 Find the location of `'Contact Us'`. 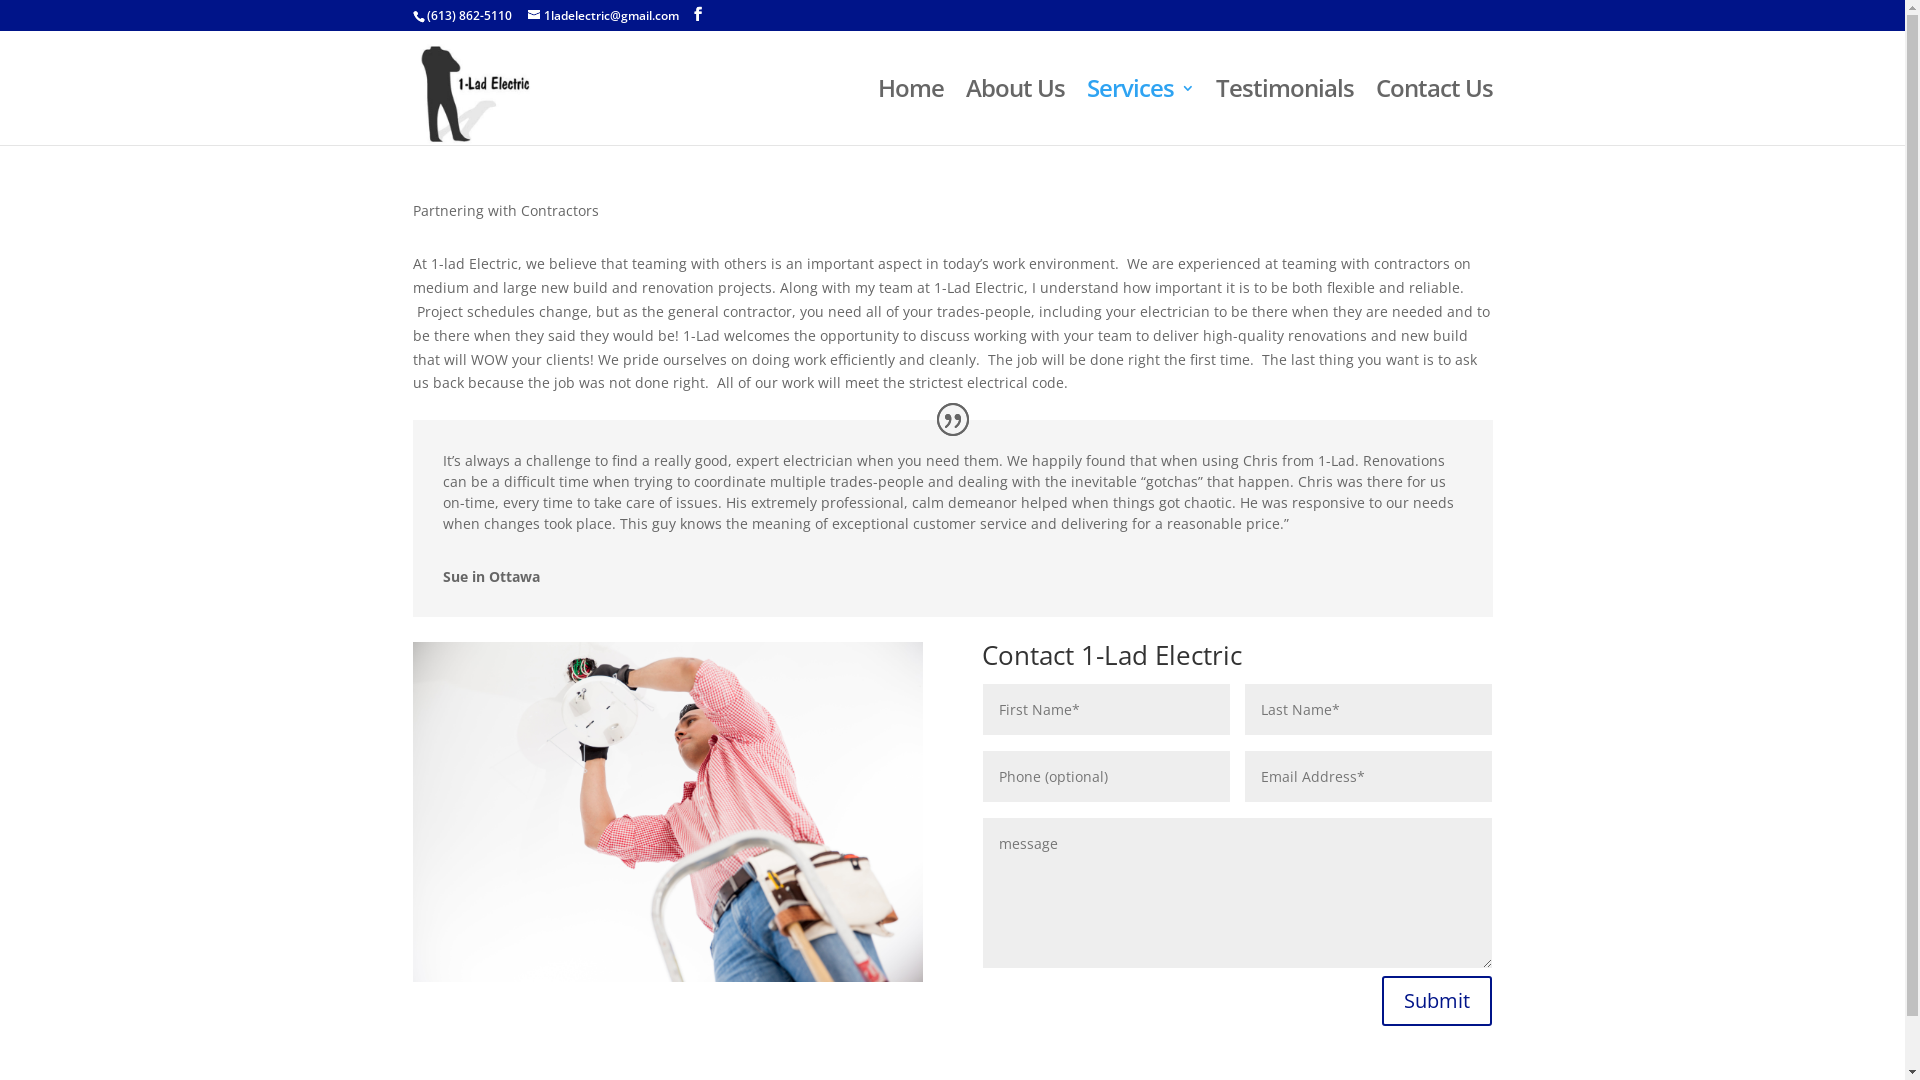

'Contact Us' is located at coordinates (1433, 112).